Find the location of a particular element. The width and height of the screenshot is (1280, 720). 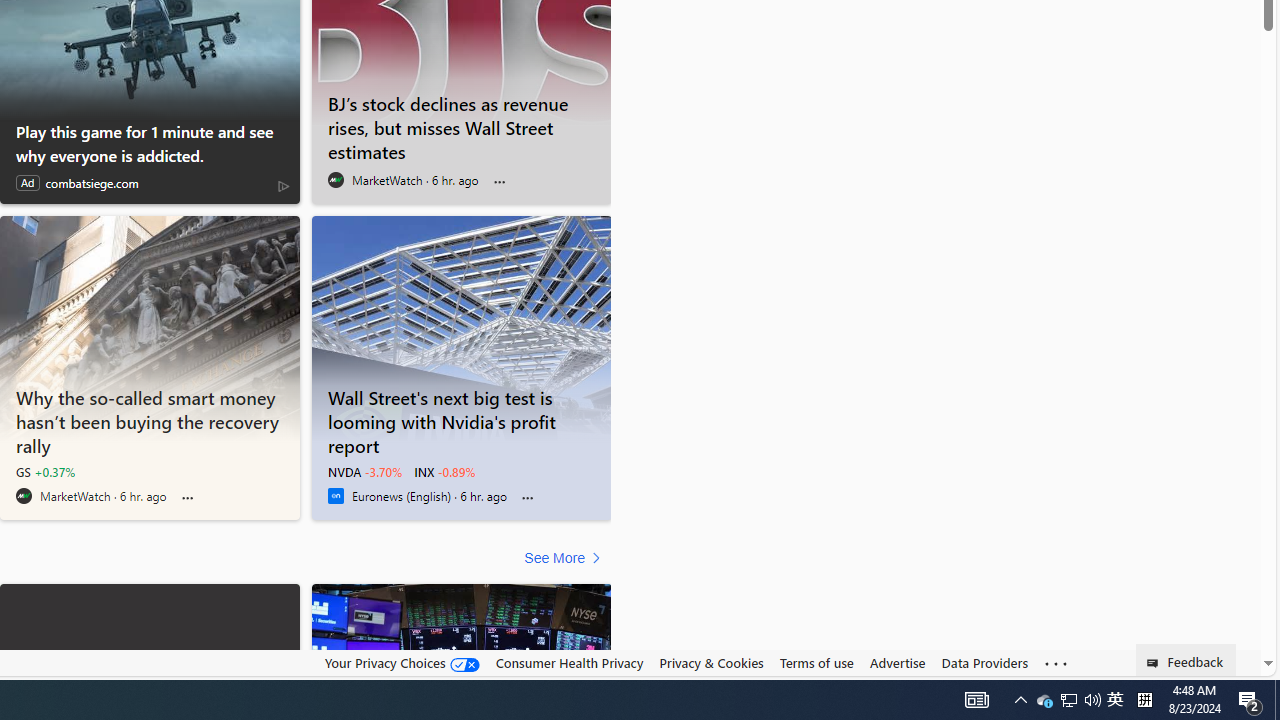

'Consumer Health Privacy' is located at coordinates (568, 663).